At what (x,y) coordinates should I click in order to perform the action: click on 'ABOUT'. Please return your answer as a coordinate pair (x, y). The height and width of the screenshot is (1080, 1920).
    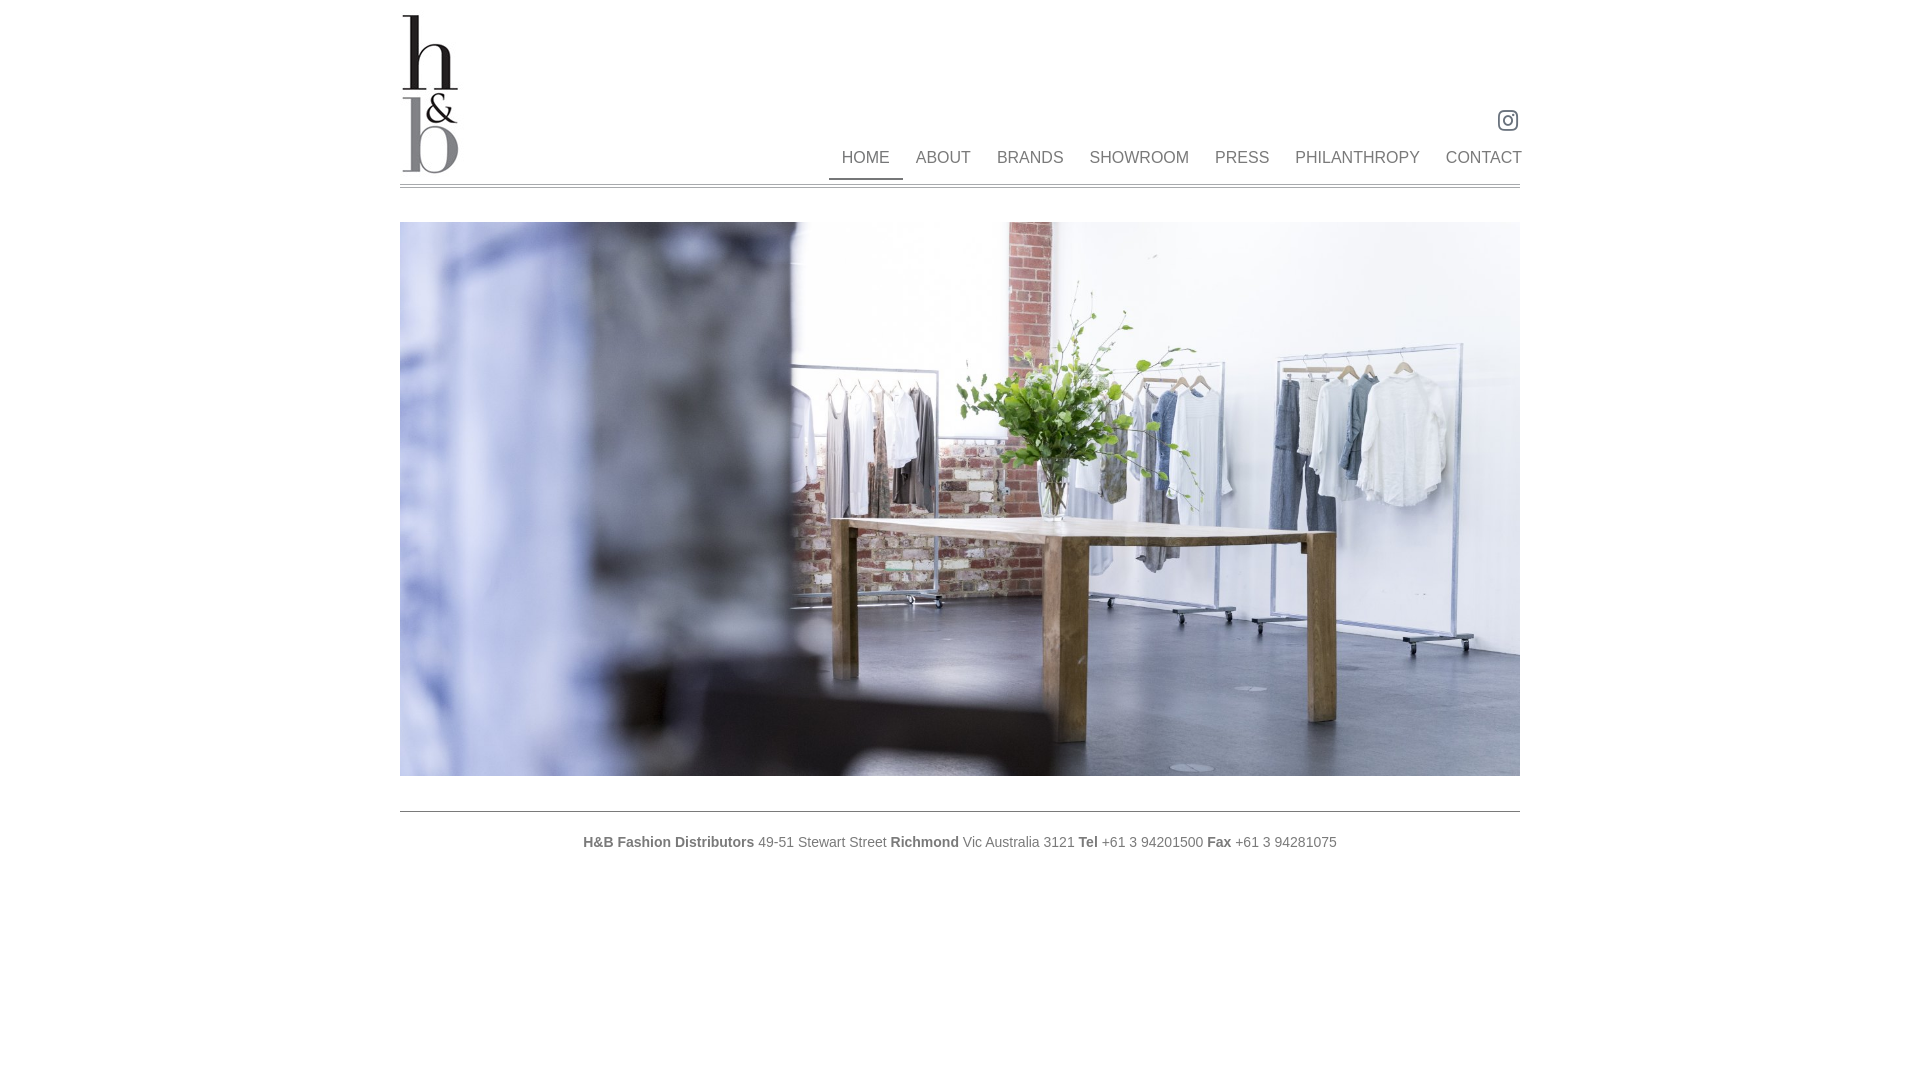
    Looking at the image, I should click on (942, 157).